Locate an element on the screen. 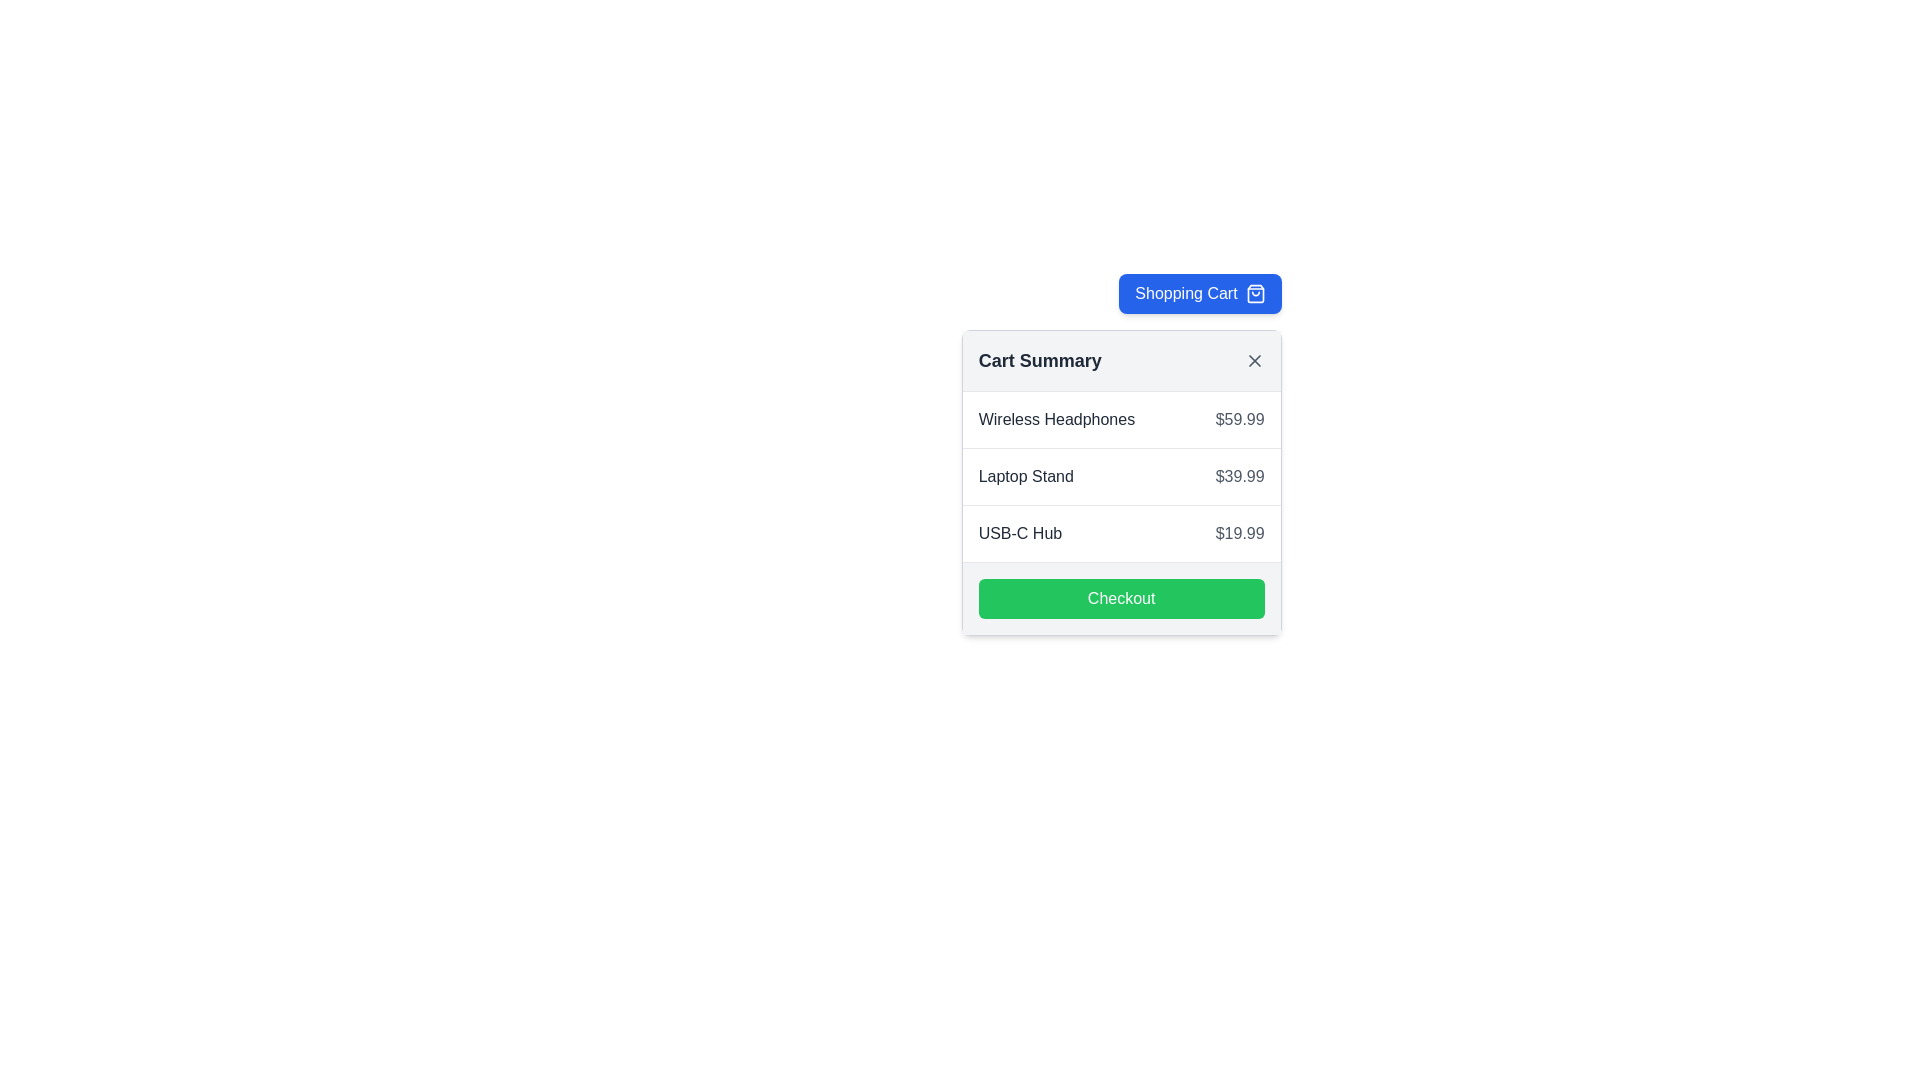  the green 'Checkout' button located at the bottom of the cart summary section to proceed to checkout is located at coordinates (1121, 597).